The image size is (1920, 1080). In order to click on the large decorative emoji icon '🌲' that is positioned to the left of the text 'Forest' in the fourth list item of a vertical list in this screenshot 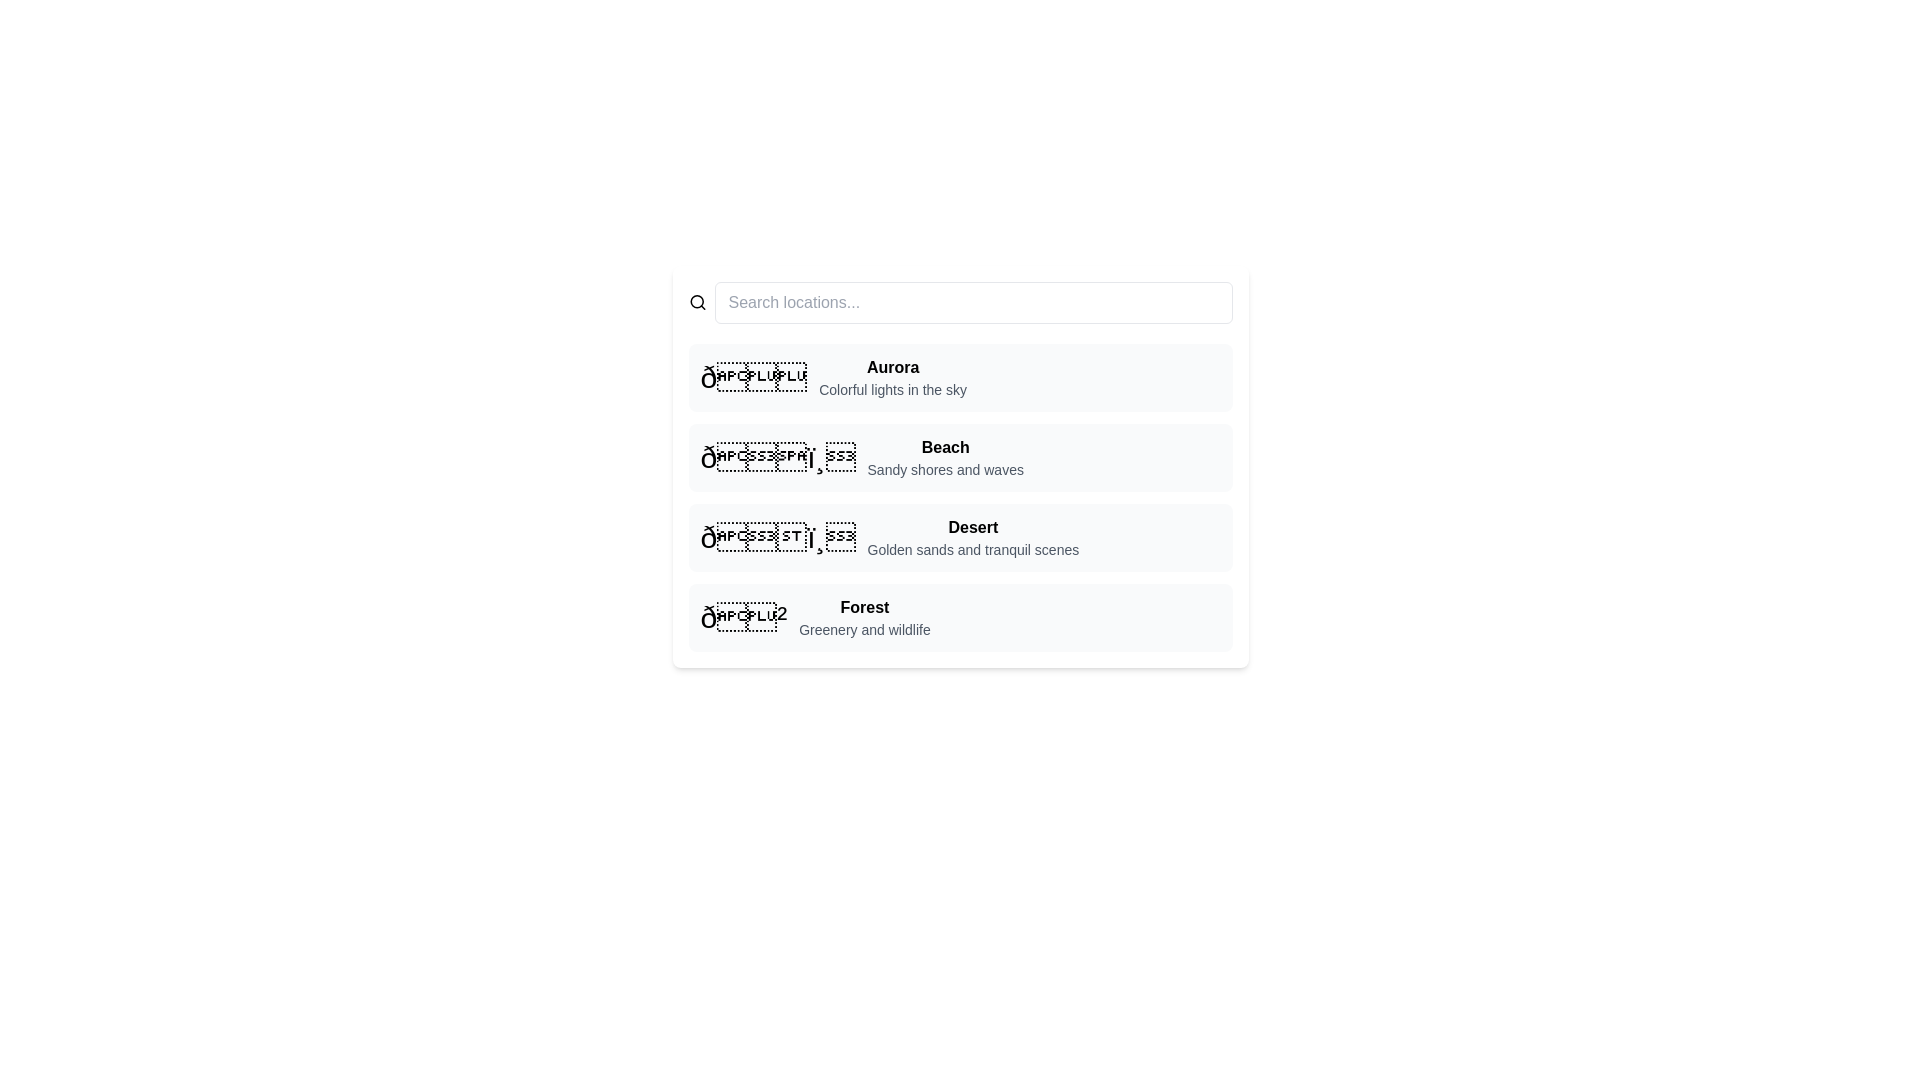, I will do `click(742, 616)`.